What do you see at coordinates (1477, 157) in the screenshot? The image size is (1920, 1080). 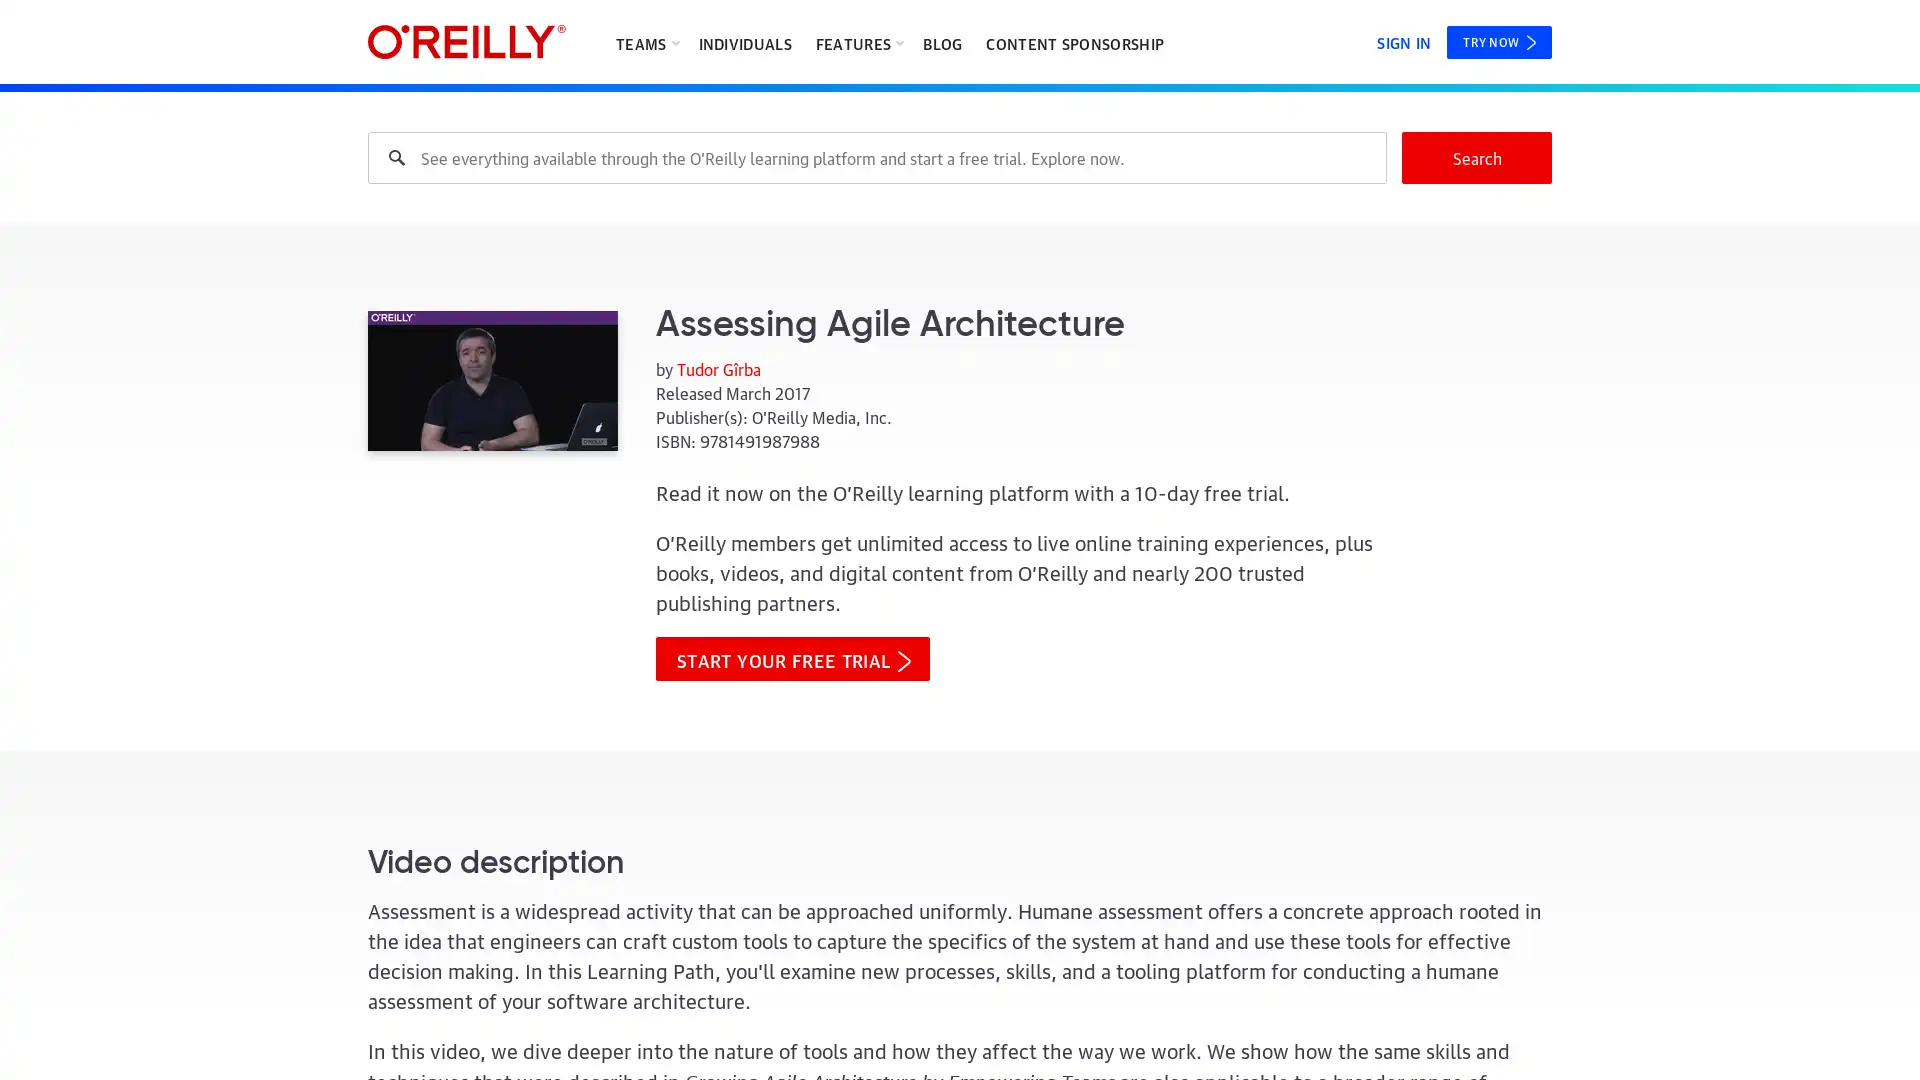 I see `Search` at bounding box center [1477, 157].